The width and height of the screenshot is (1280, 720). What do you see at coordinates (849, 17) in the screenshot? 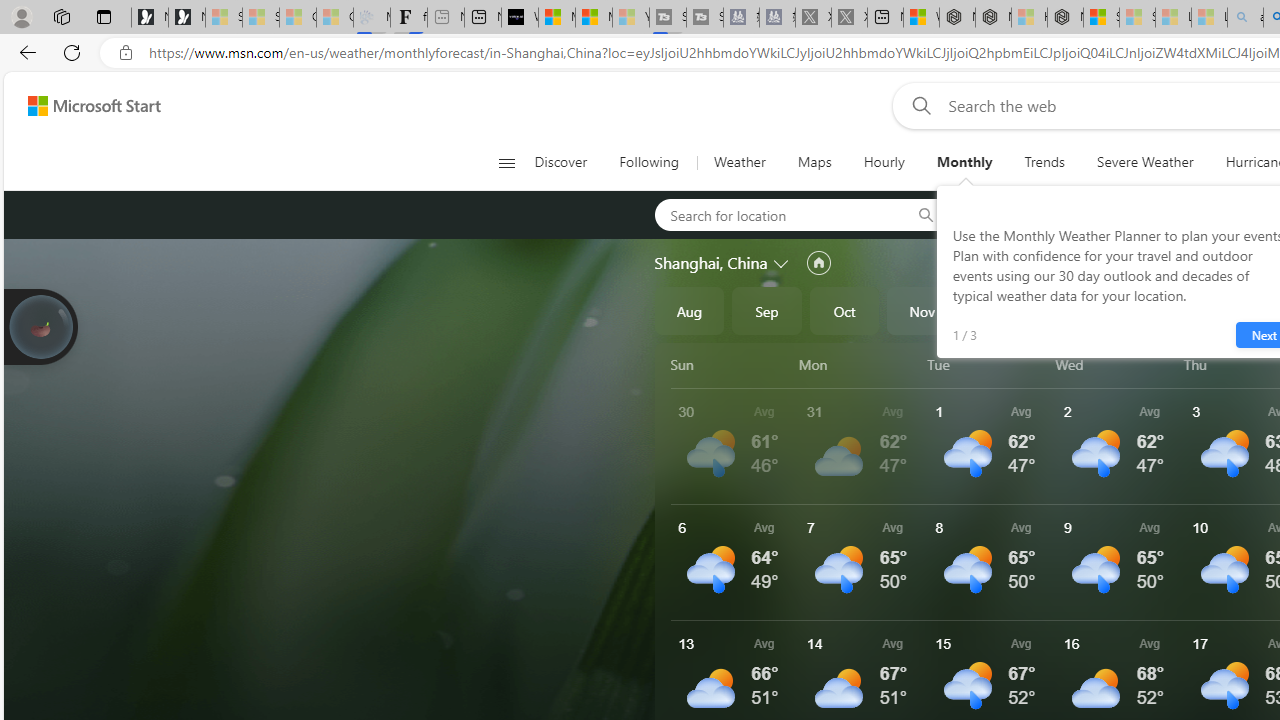
I see `'X - Sleeping'` at bounding box center [849, 17].